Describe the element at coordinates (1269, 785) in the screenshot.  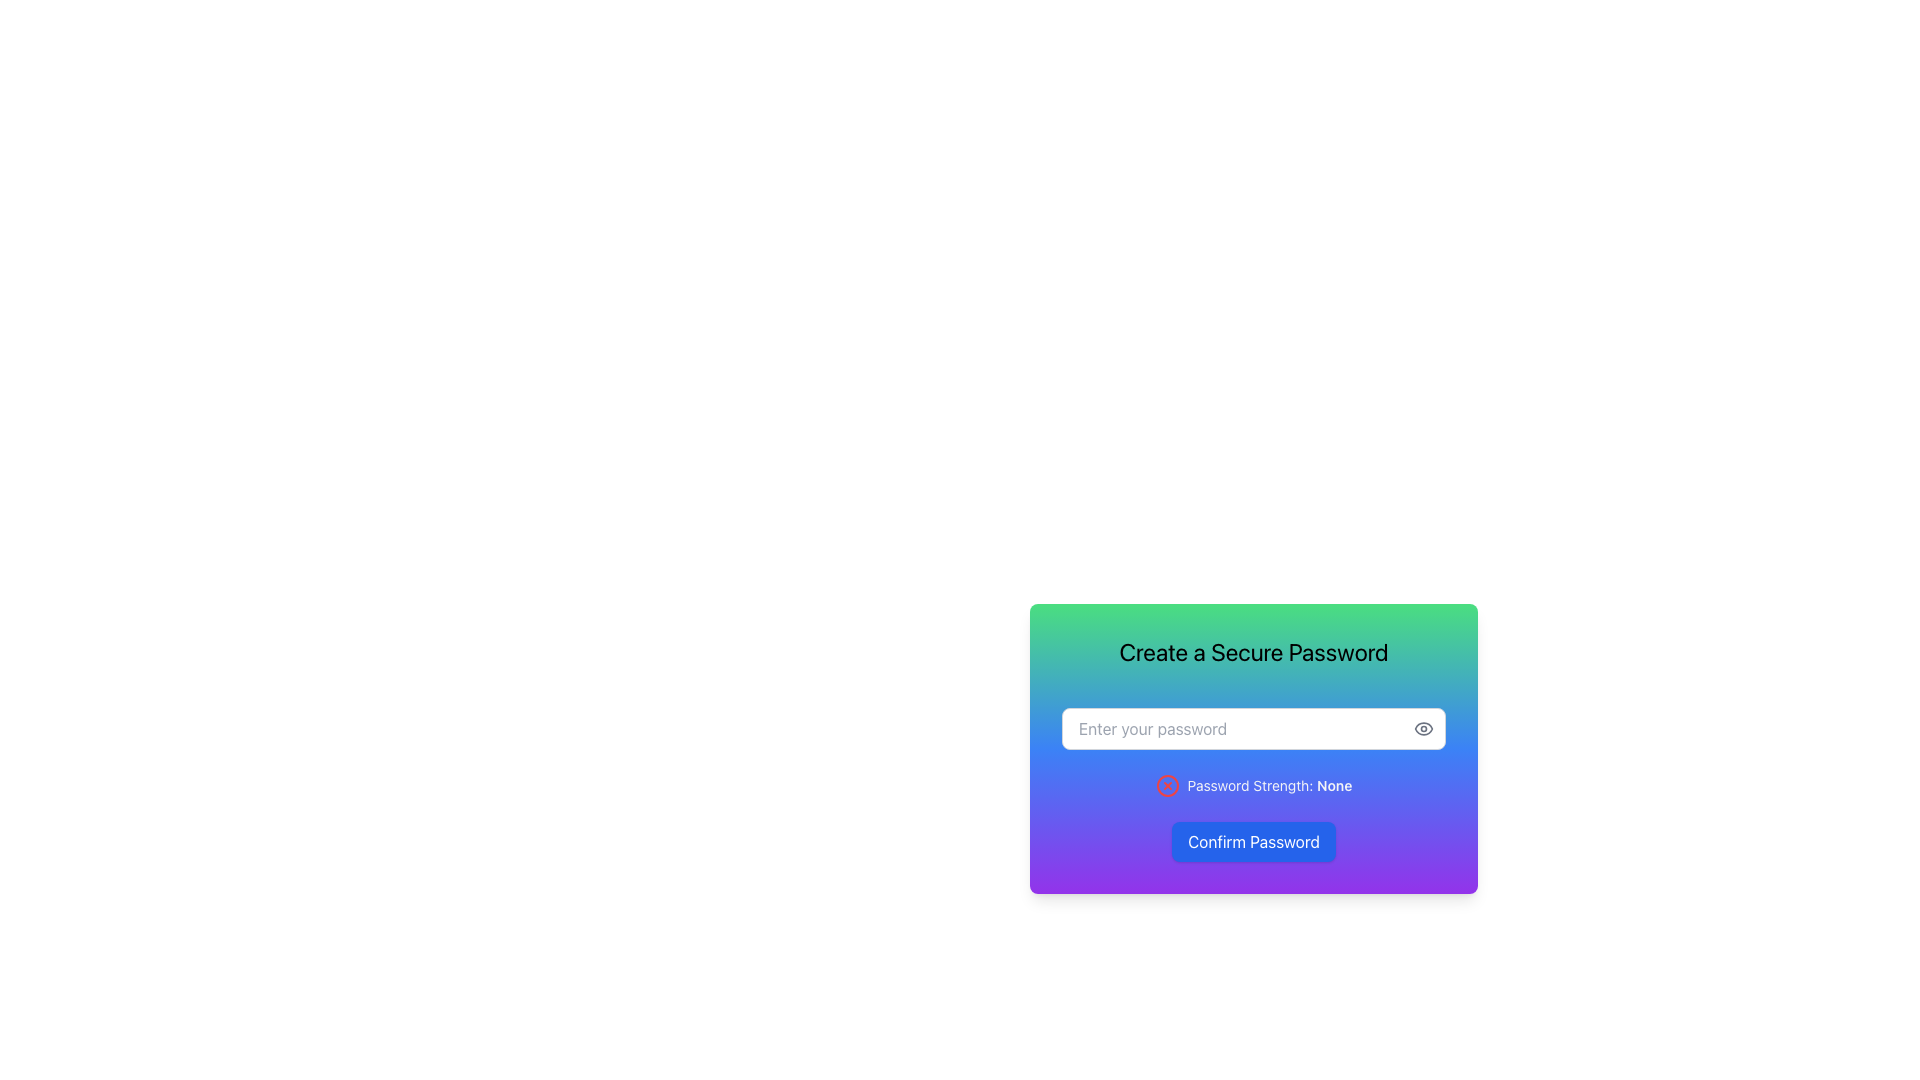
I see `the label displaying 'Password Strength: None', which is styled with a smaller font size and light gray color, located below the password input field` at that location.